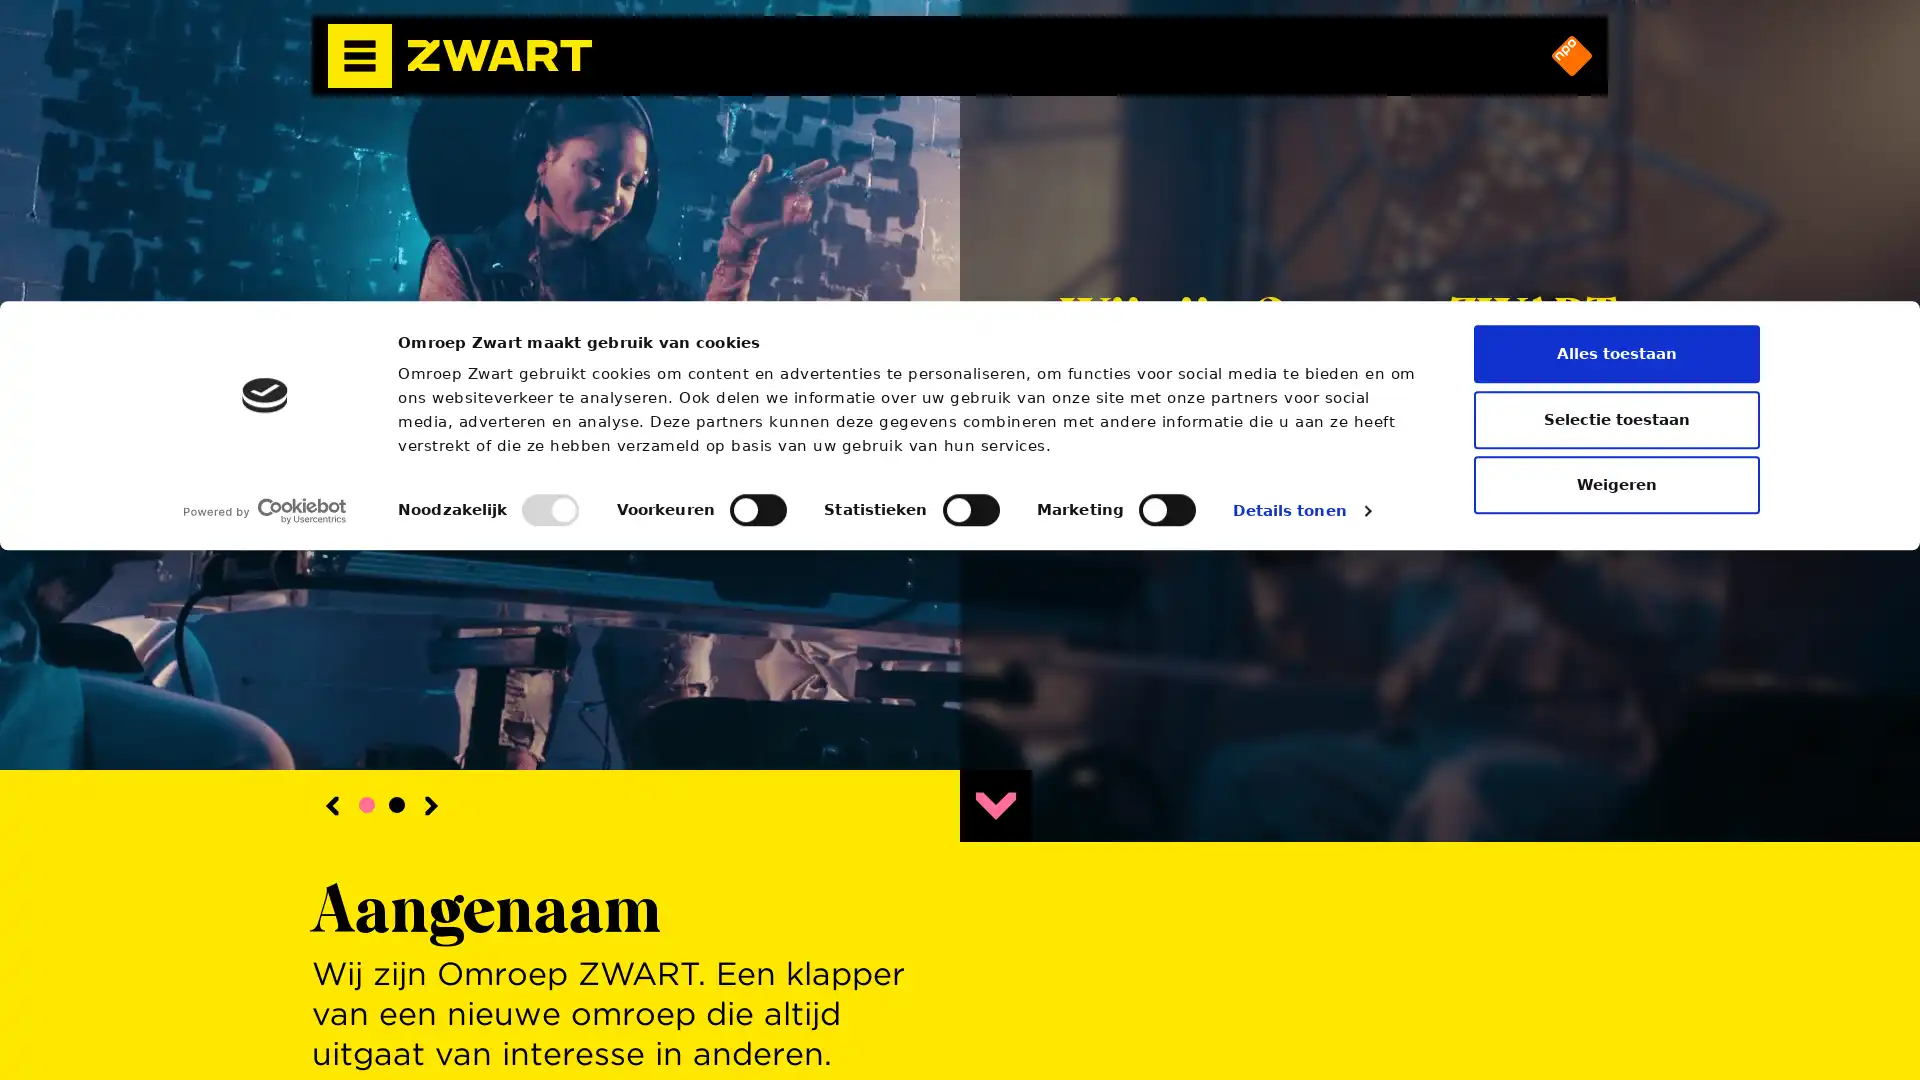 This screenshot has height=1080, width=1920. I want to click on Weigeren, so click(1617, 1014).